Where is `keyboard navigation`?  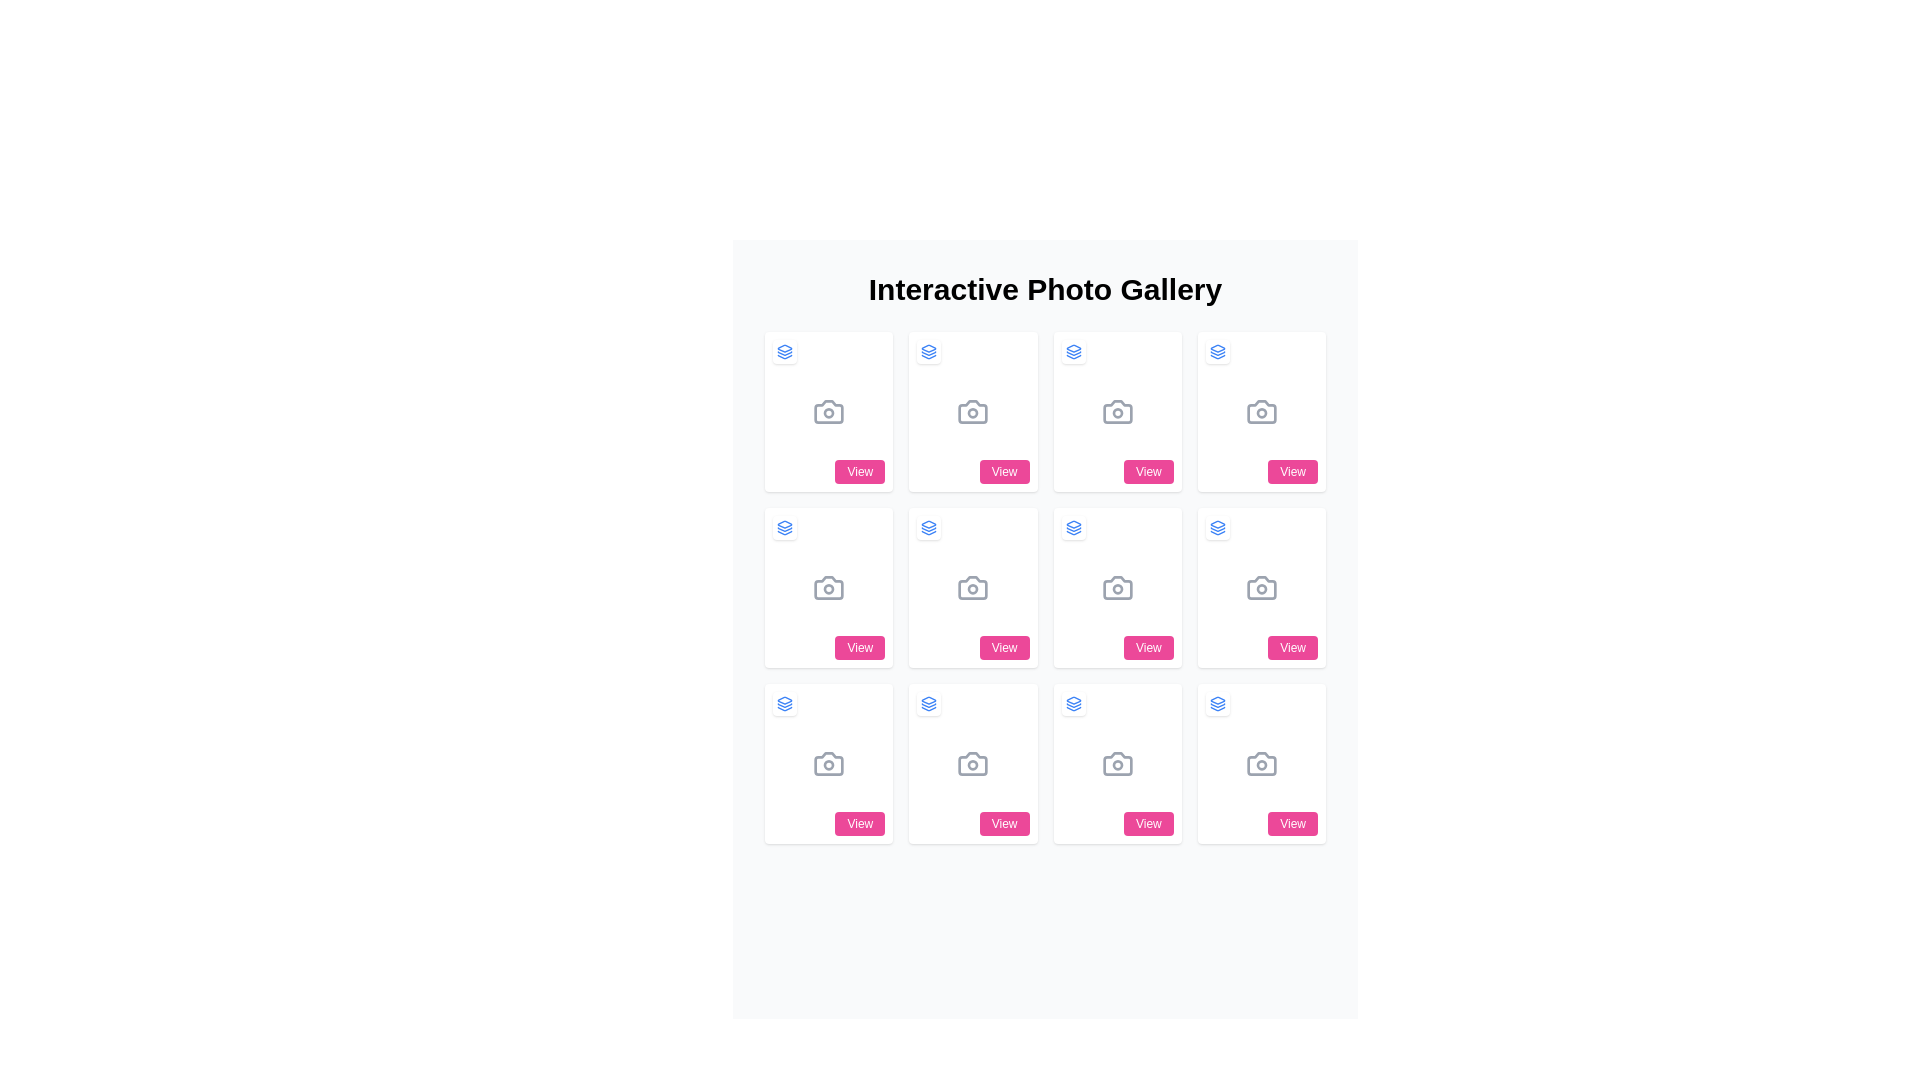 keyboard navigation is located at coordinates (829, 411).